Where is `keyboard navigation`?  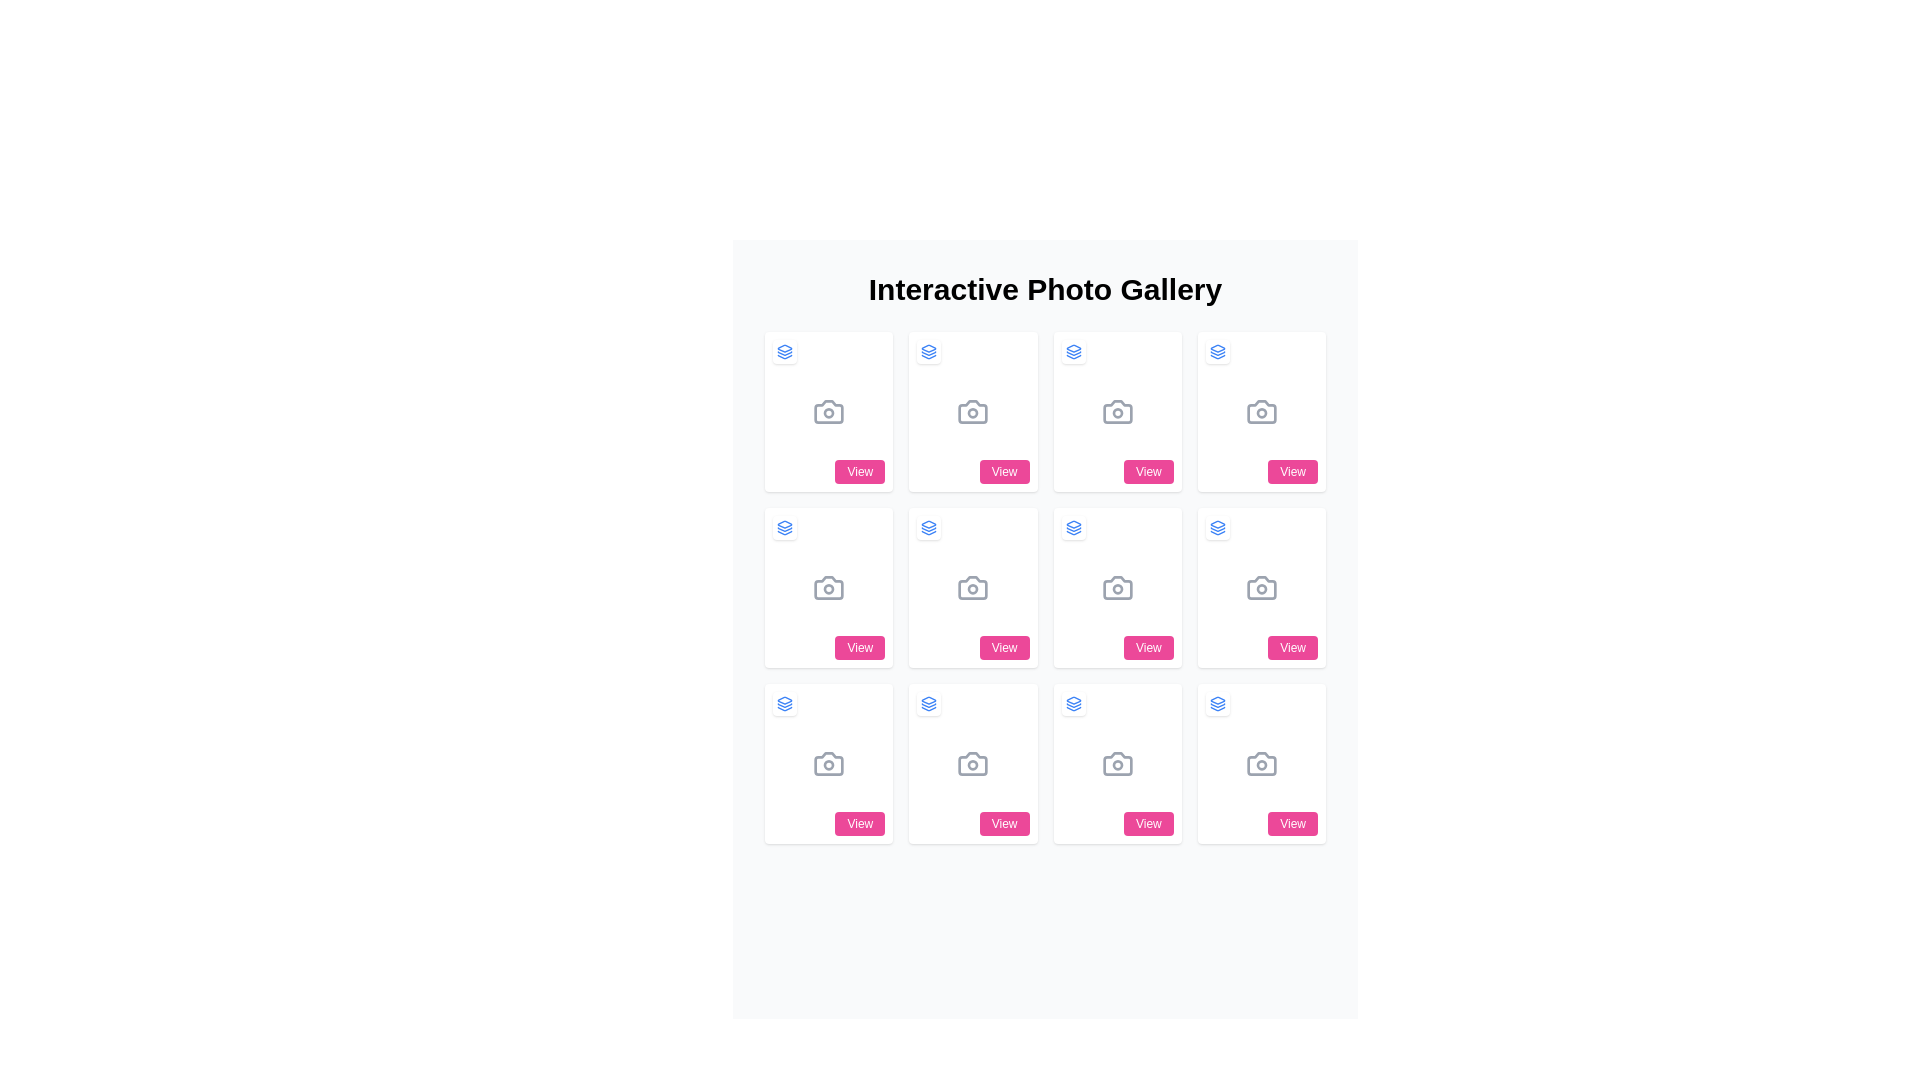 keyboard navigation is located at coordinates (829, 411).